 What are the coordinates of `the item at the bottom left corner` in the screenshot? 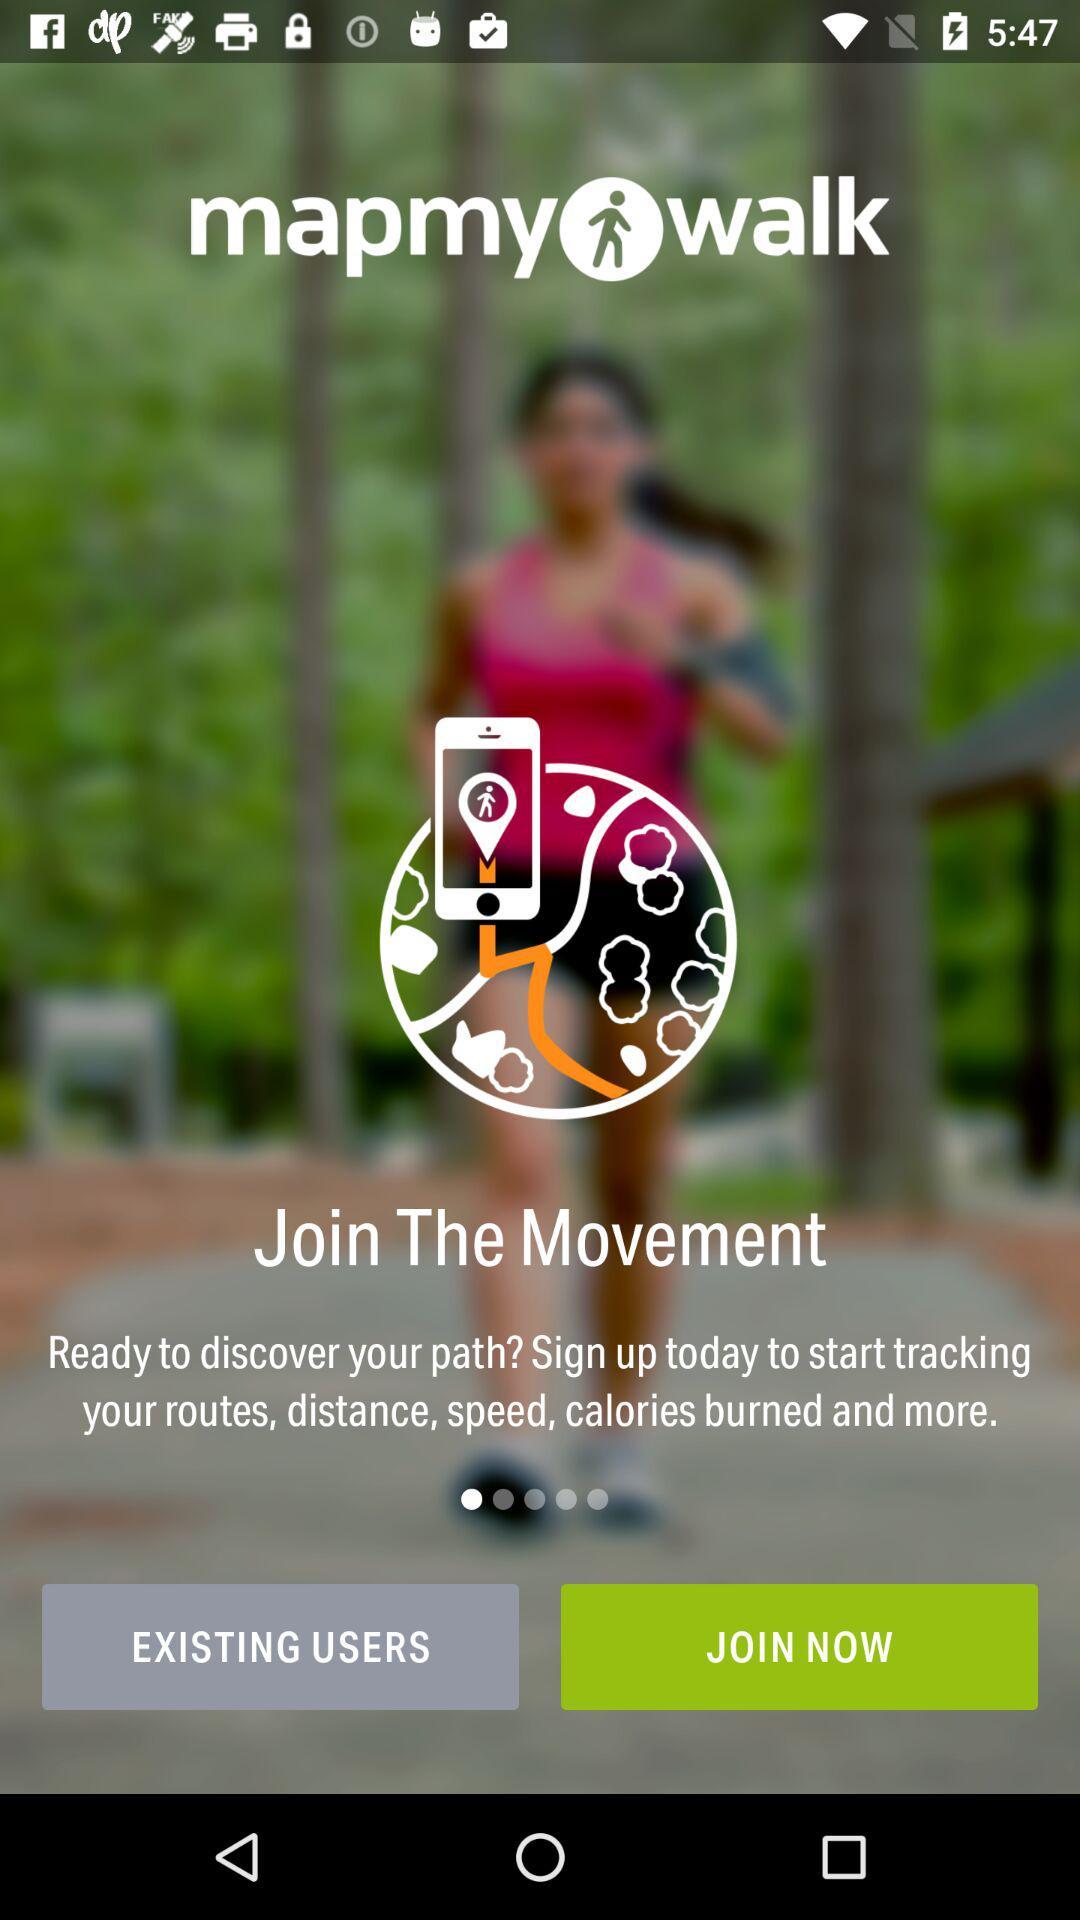 It's located at (280, 1646).